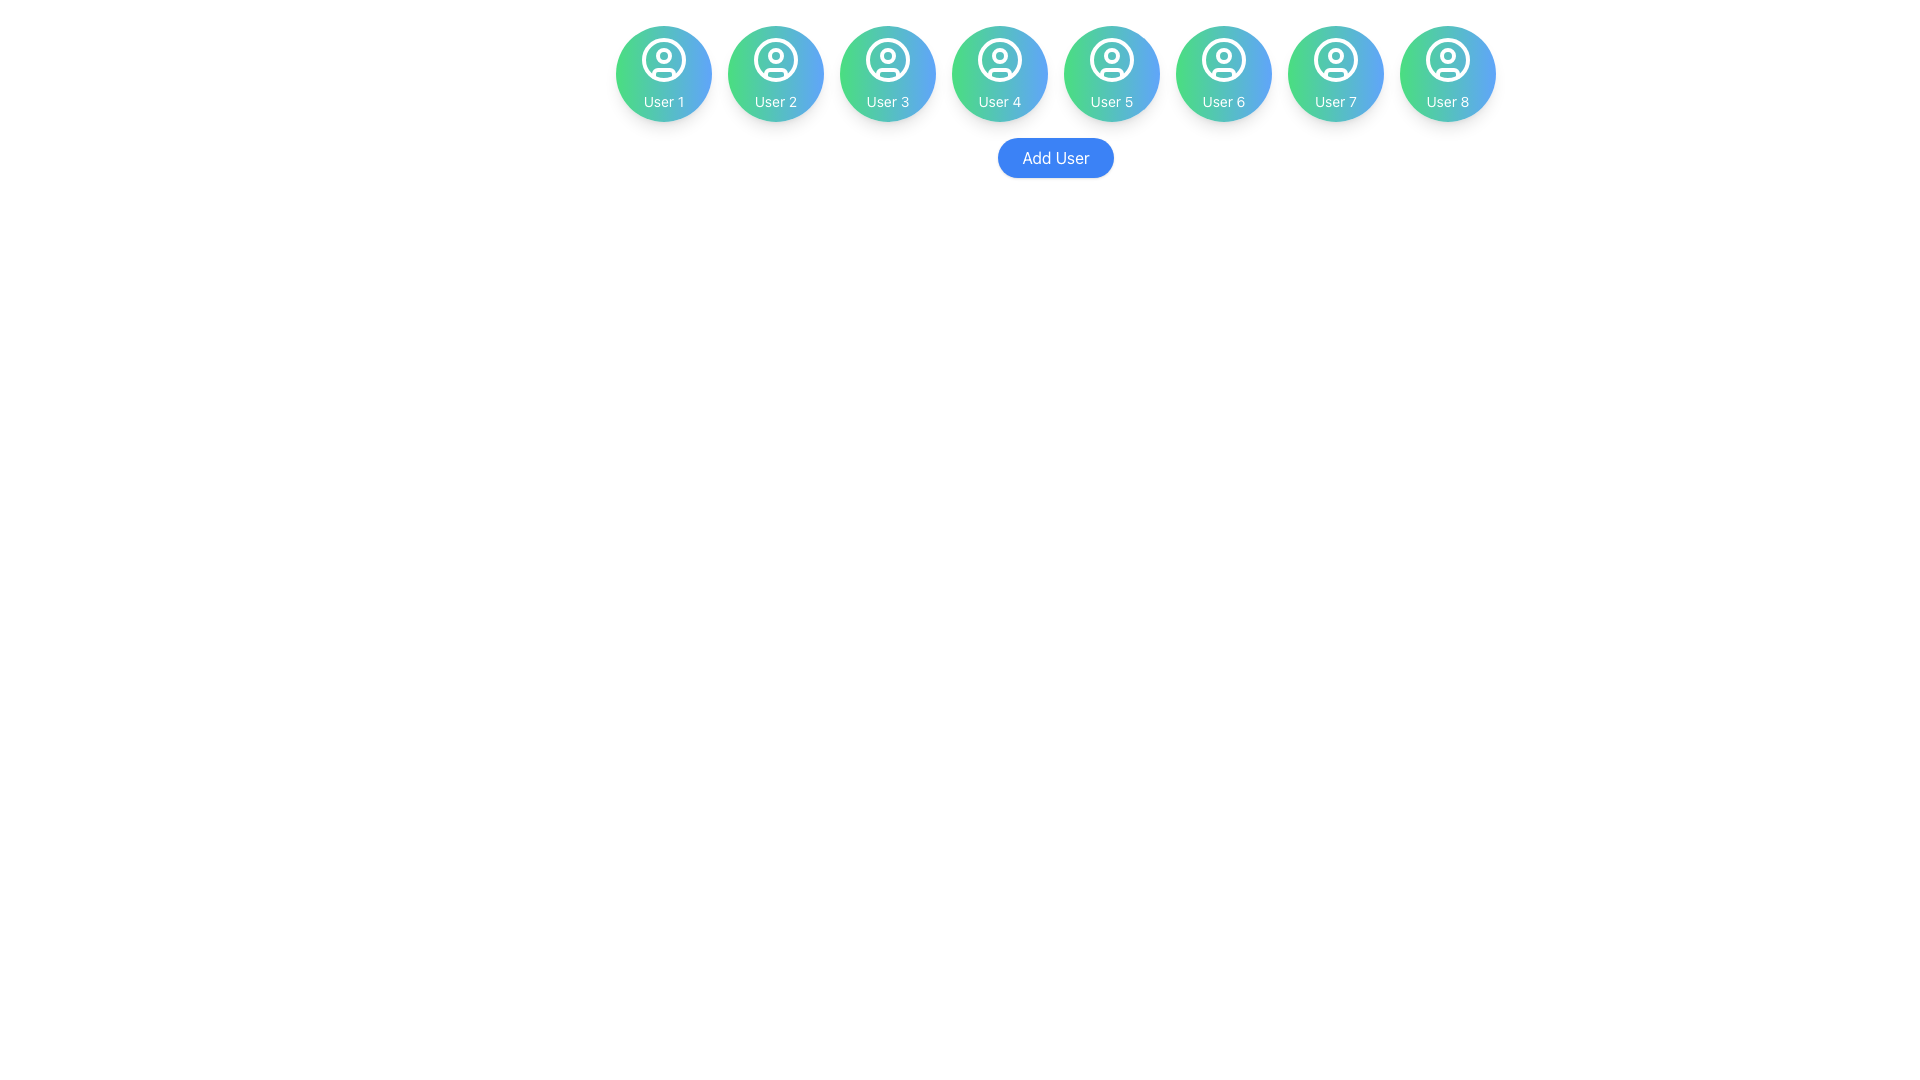 The height and width of the screenshot is (1080, 1920). Describe the element at coordinates (663, 101) in the screenshot. I see `the text label identifying the user icon as 'User 1' located at the bottom center of the circular component labeled 'User 1'` at that location.